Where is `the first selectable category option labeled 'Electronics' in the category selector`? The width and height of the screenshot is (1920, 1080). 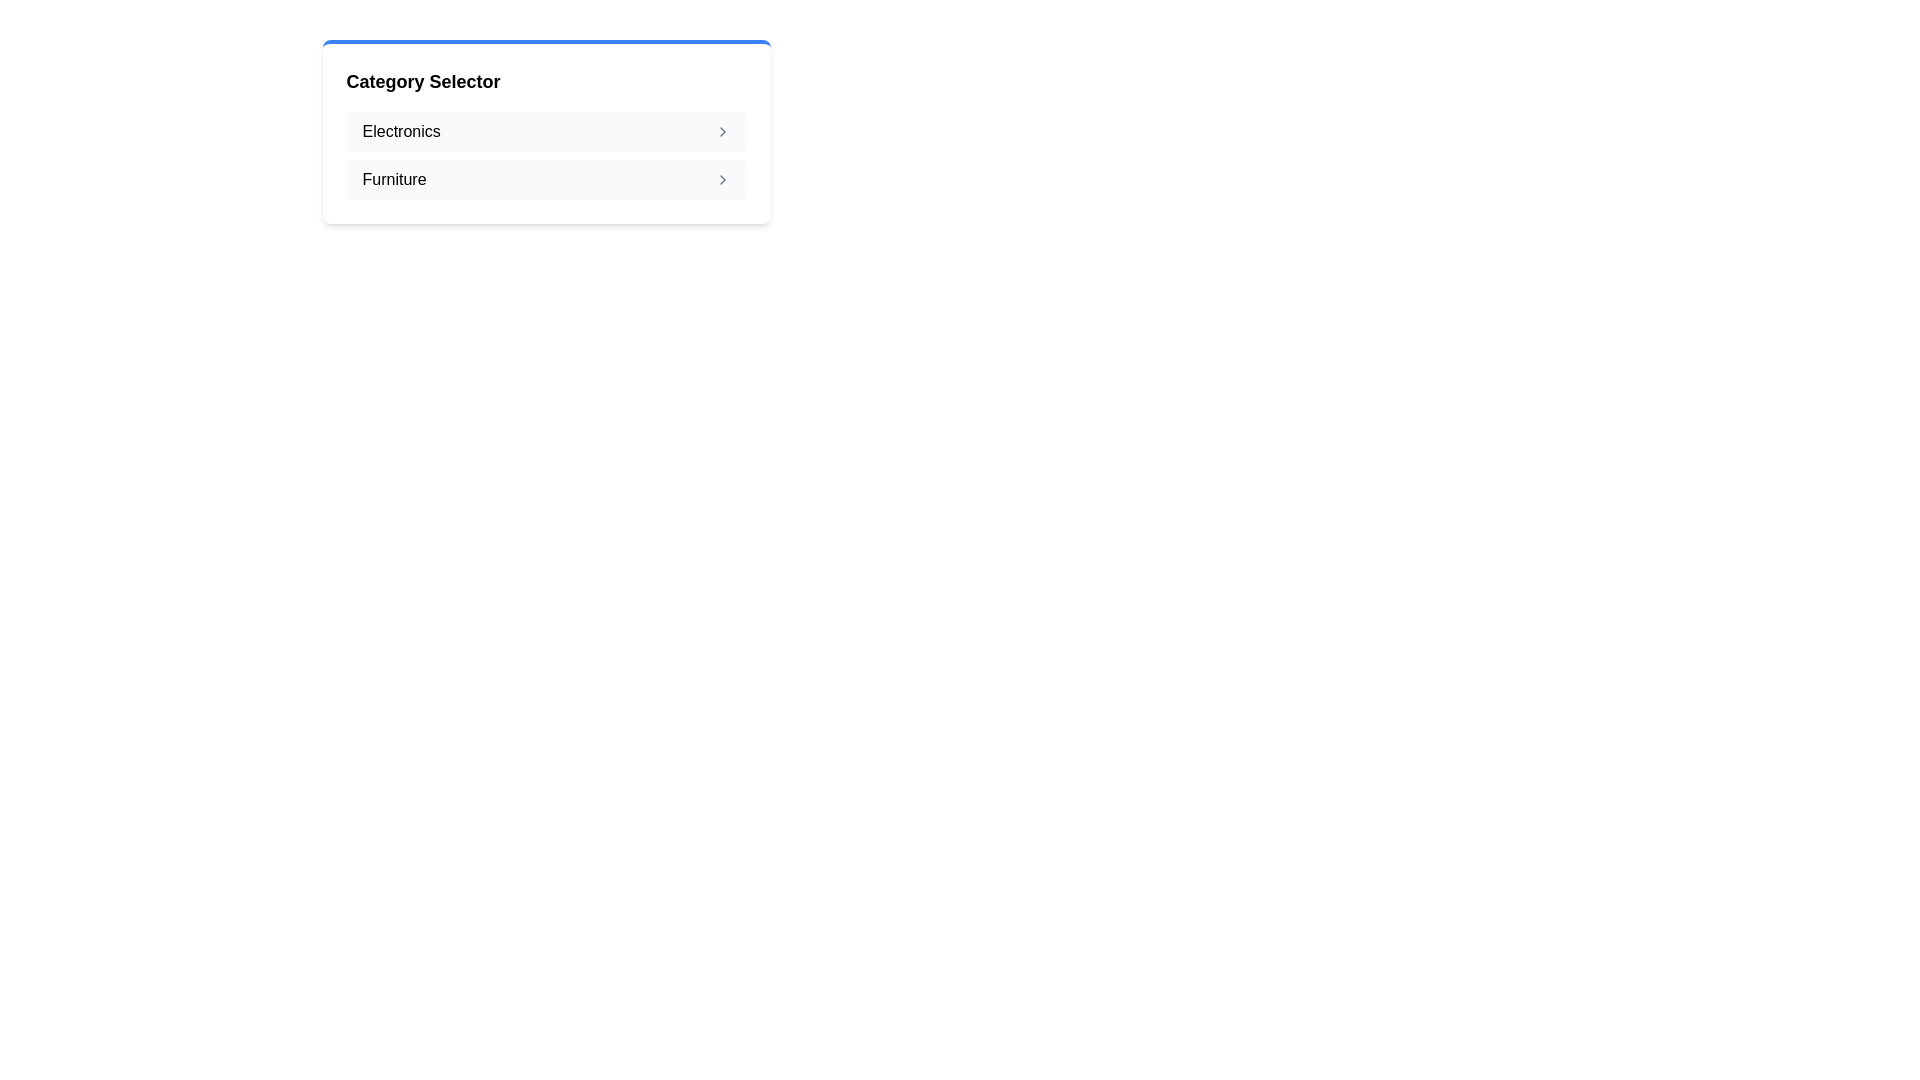
the first selectable category option labeled 'Electronics' in the category selector is located at coordinates (546, 131).